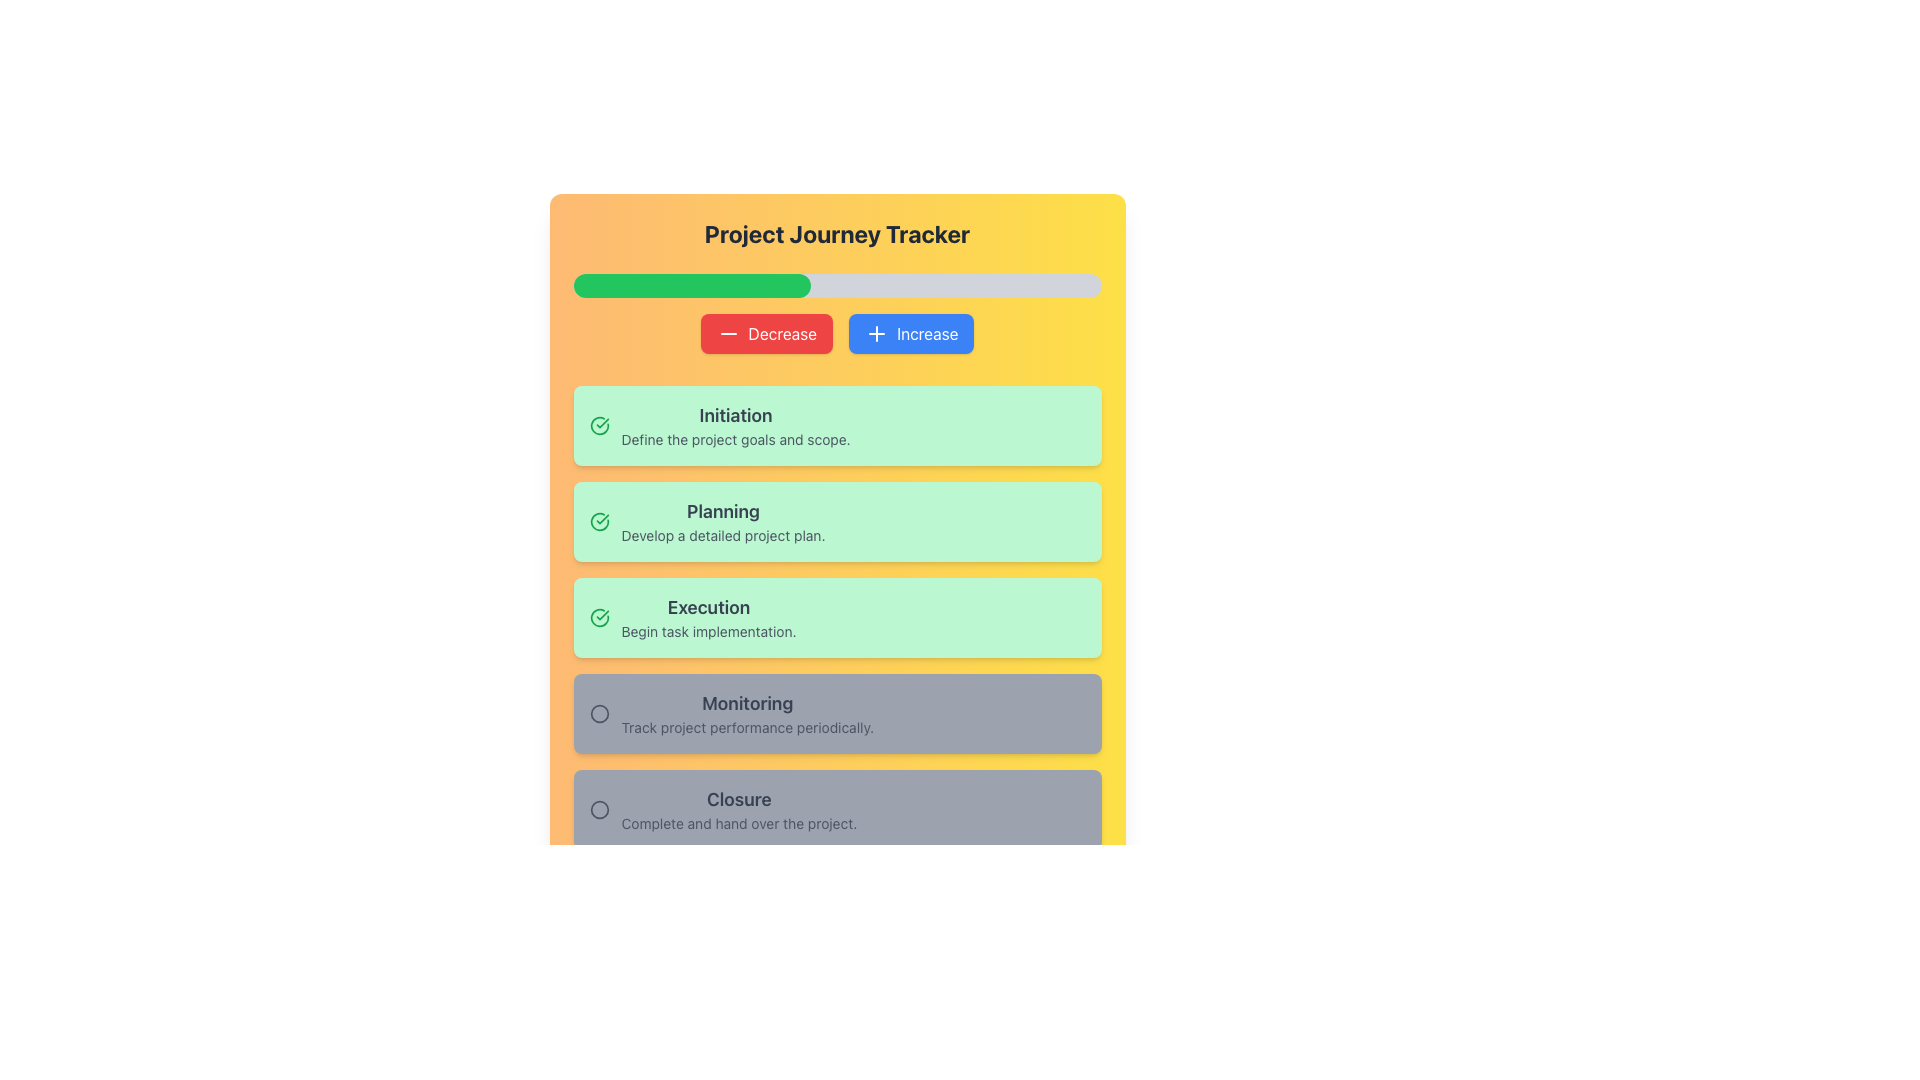  What do you see at coordinates (598, 520) in the screenshot?
I see `the green circular icon with a smaller green checkmark in the 'Planning' section of the task status indicators list` at bounding box center [598, 520].